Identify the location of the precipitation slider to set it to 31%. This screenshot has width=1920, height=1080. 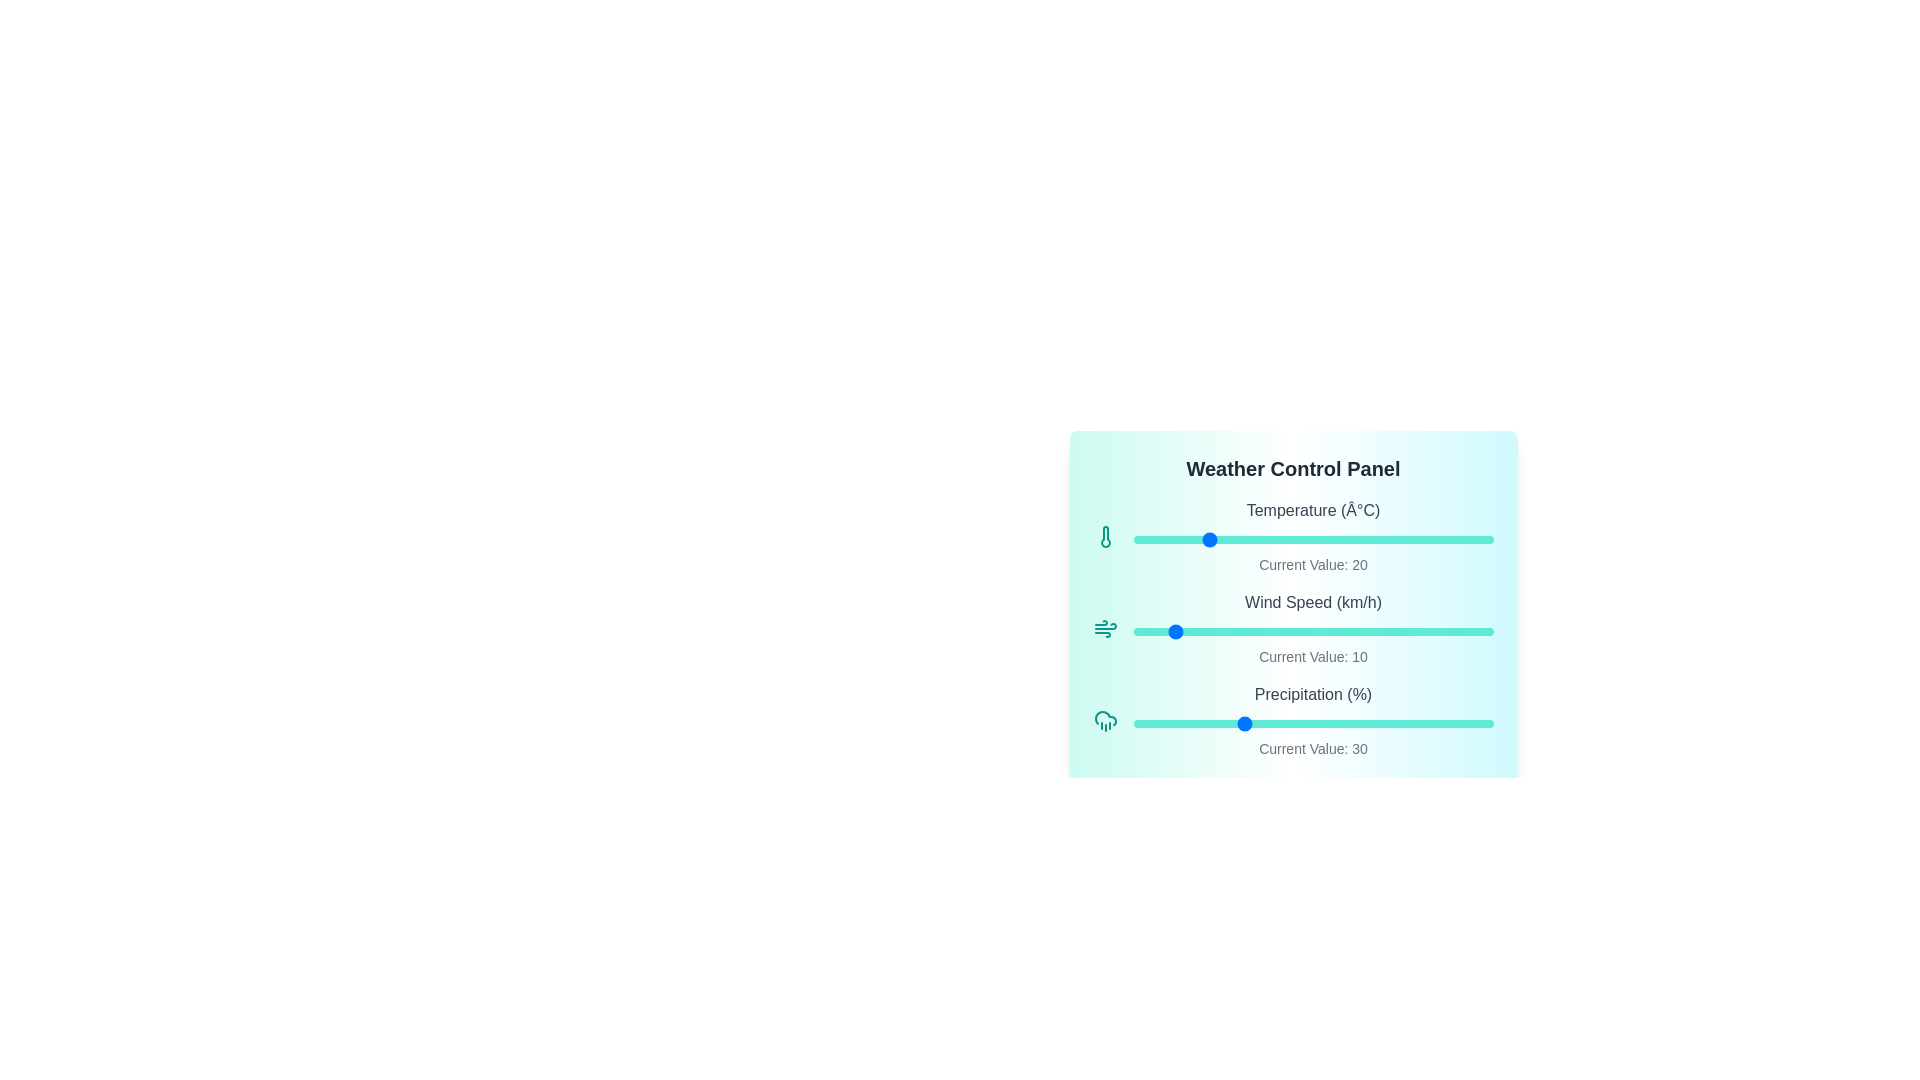
(1244, 724).